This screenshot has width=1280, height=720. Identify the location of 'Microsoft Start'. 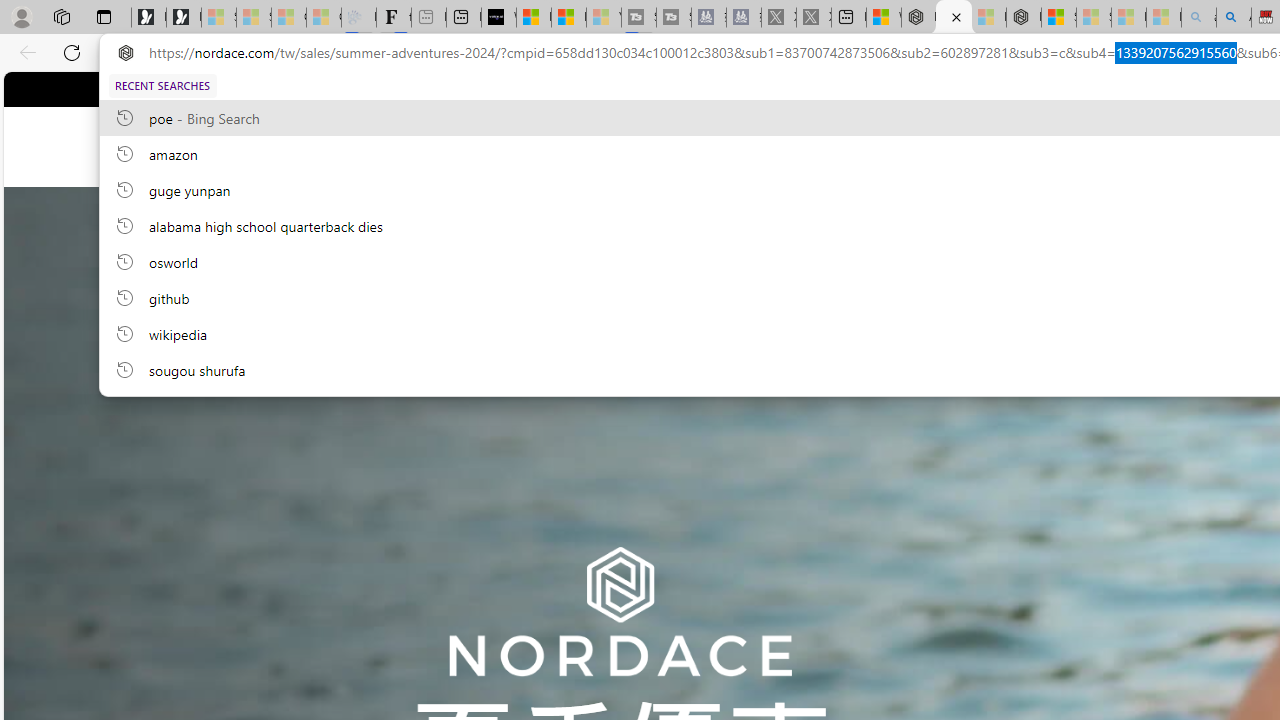
(567, 17).